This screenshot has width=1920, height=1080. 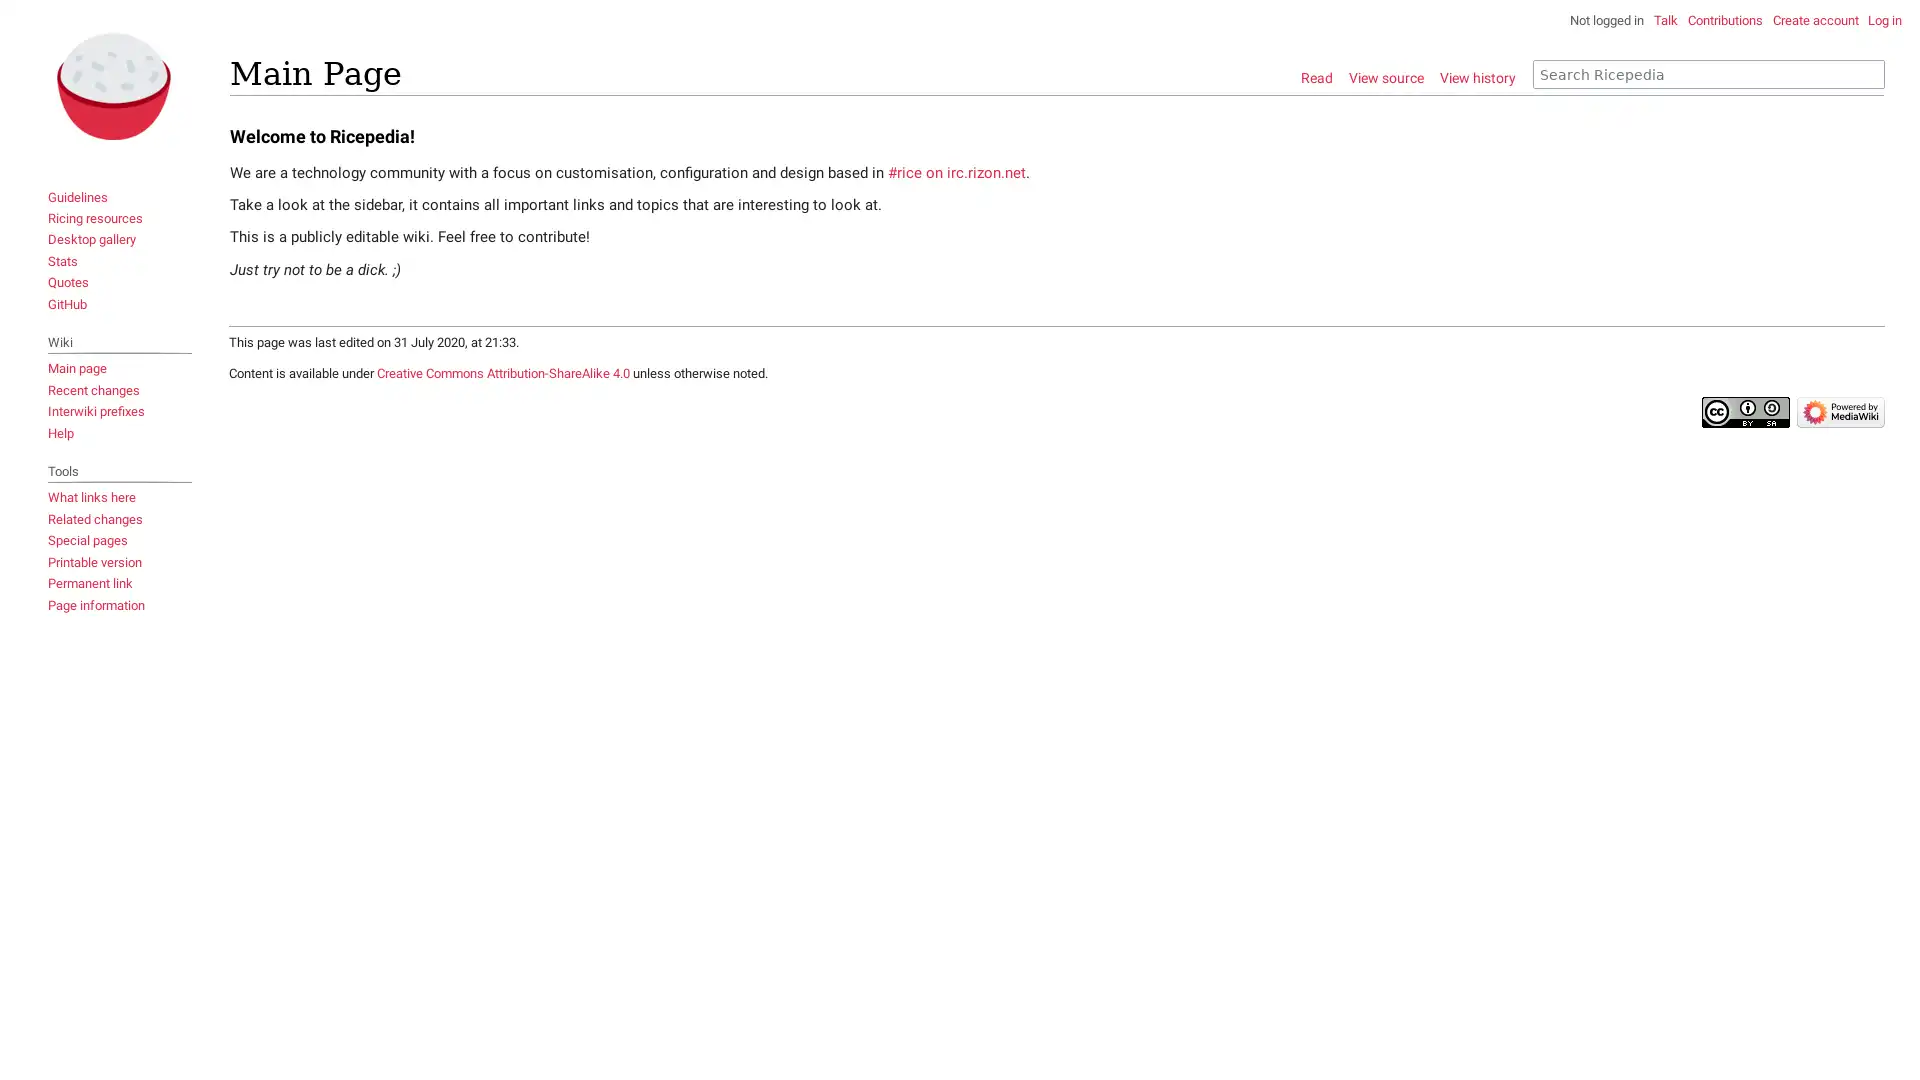 I want to click on Go, so click(x=1861, y=72).